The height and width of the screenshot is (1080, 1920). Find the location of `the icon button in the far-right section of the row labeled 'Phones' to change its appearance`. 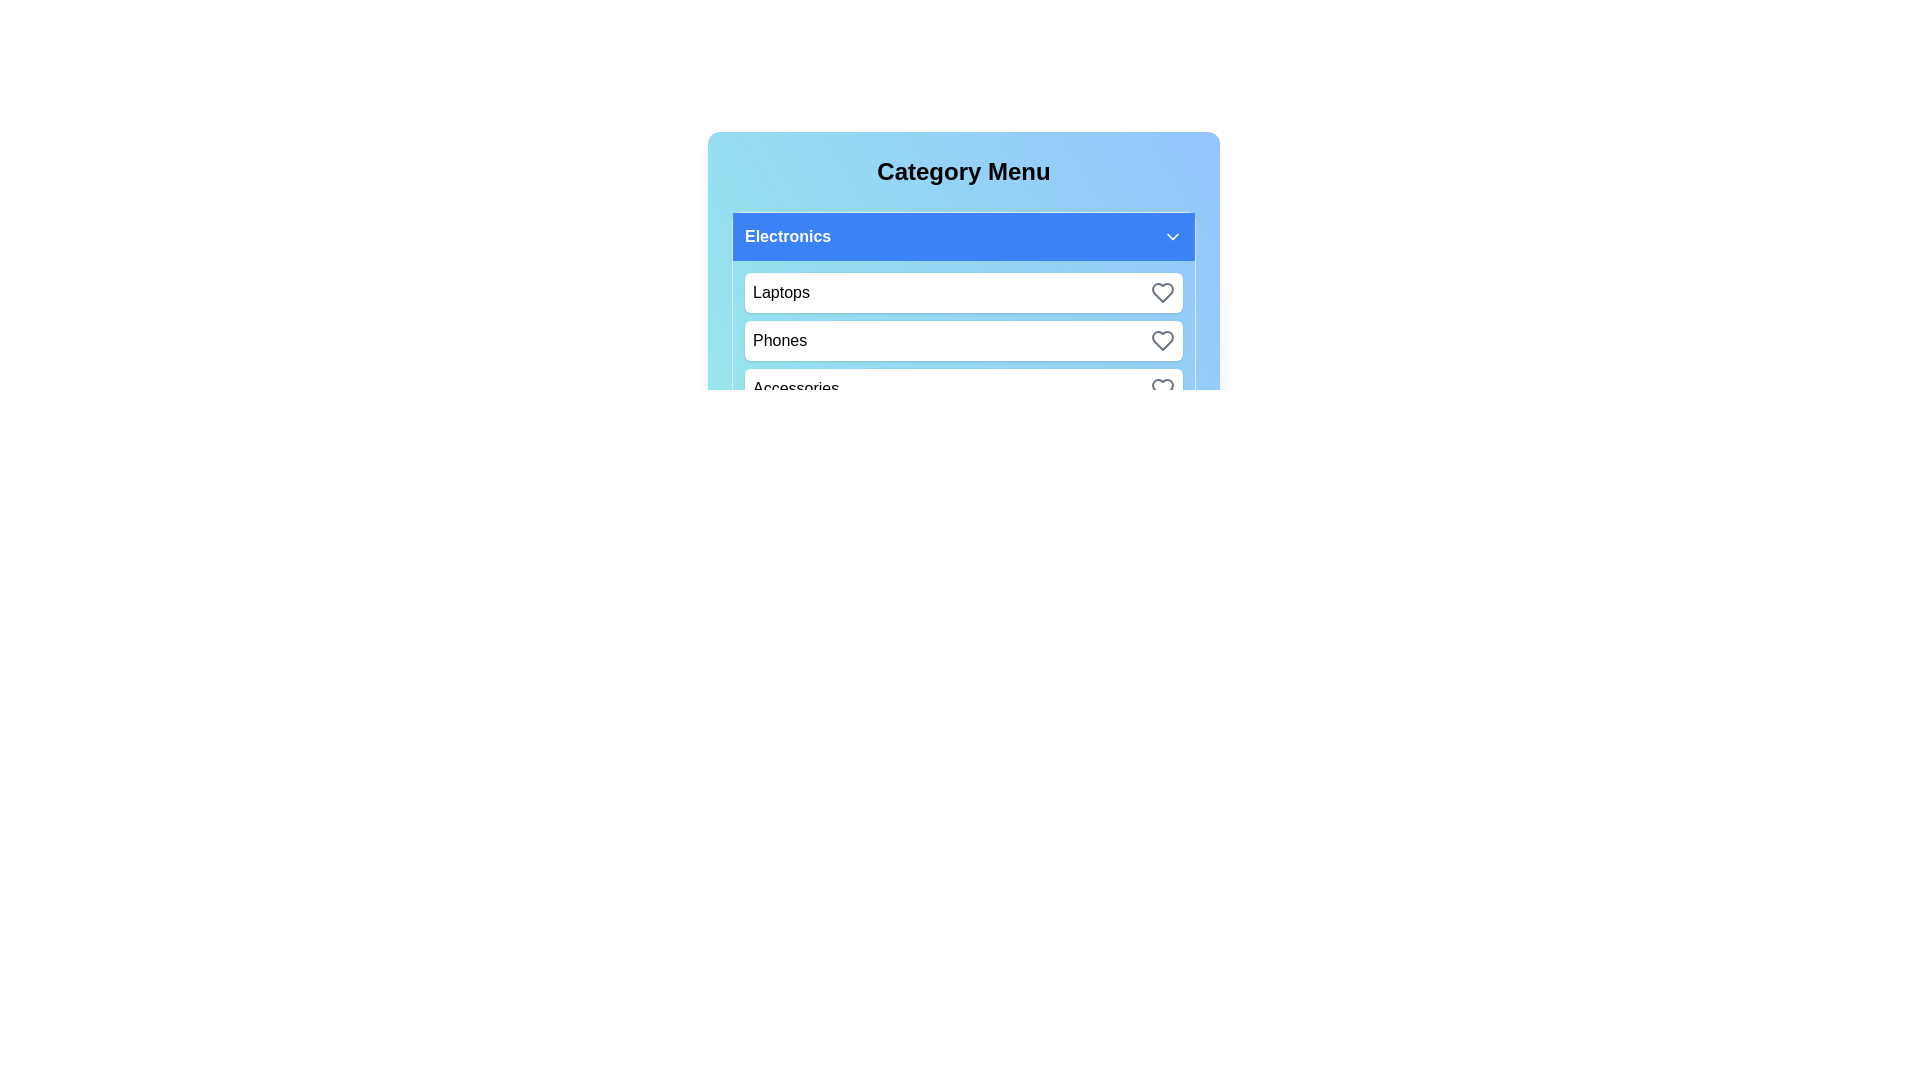

the icon button in the far-right section of the row labeled 'Phones' to change its appearance is located at coordinates (1162, 339).